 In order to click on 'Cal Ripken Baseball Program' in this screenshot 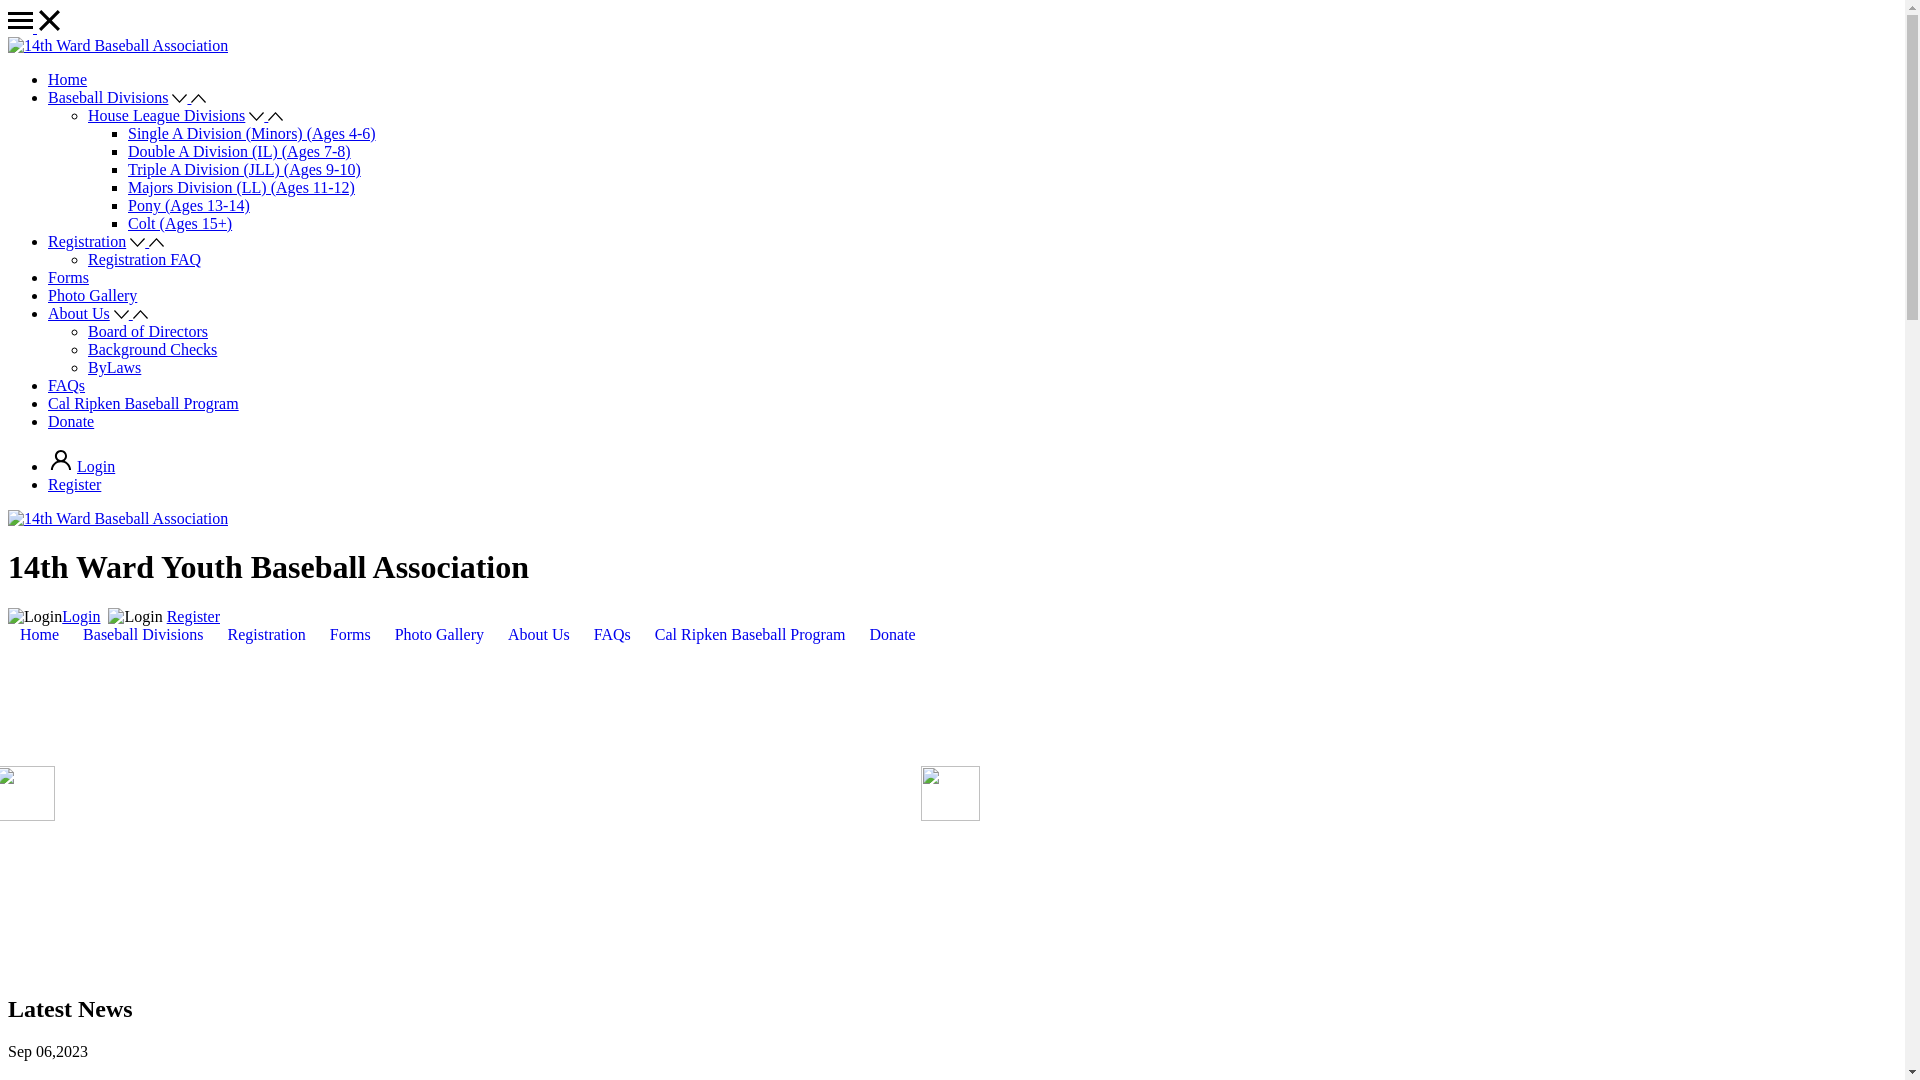, I will do `click(749, 635)`.